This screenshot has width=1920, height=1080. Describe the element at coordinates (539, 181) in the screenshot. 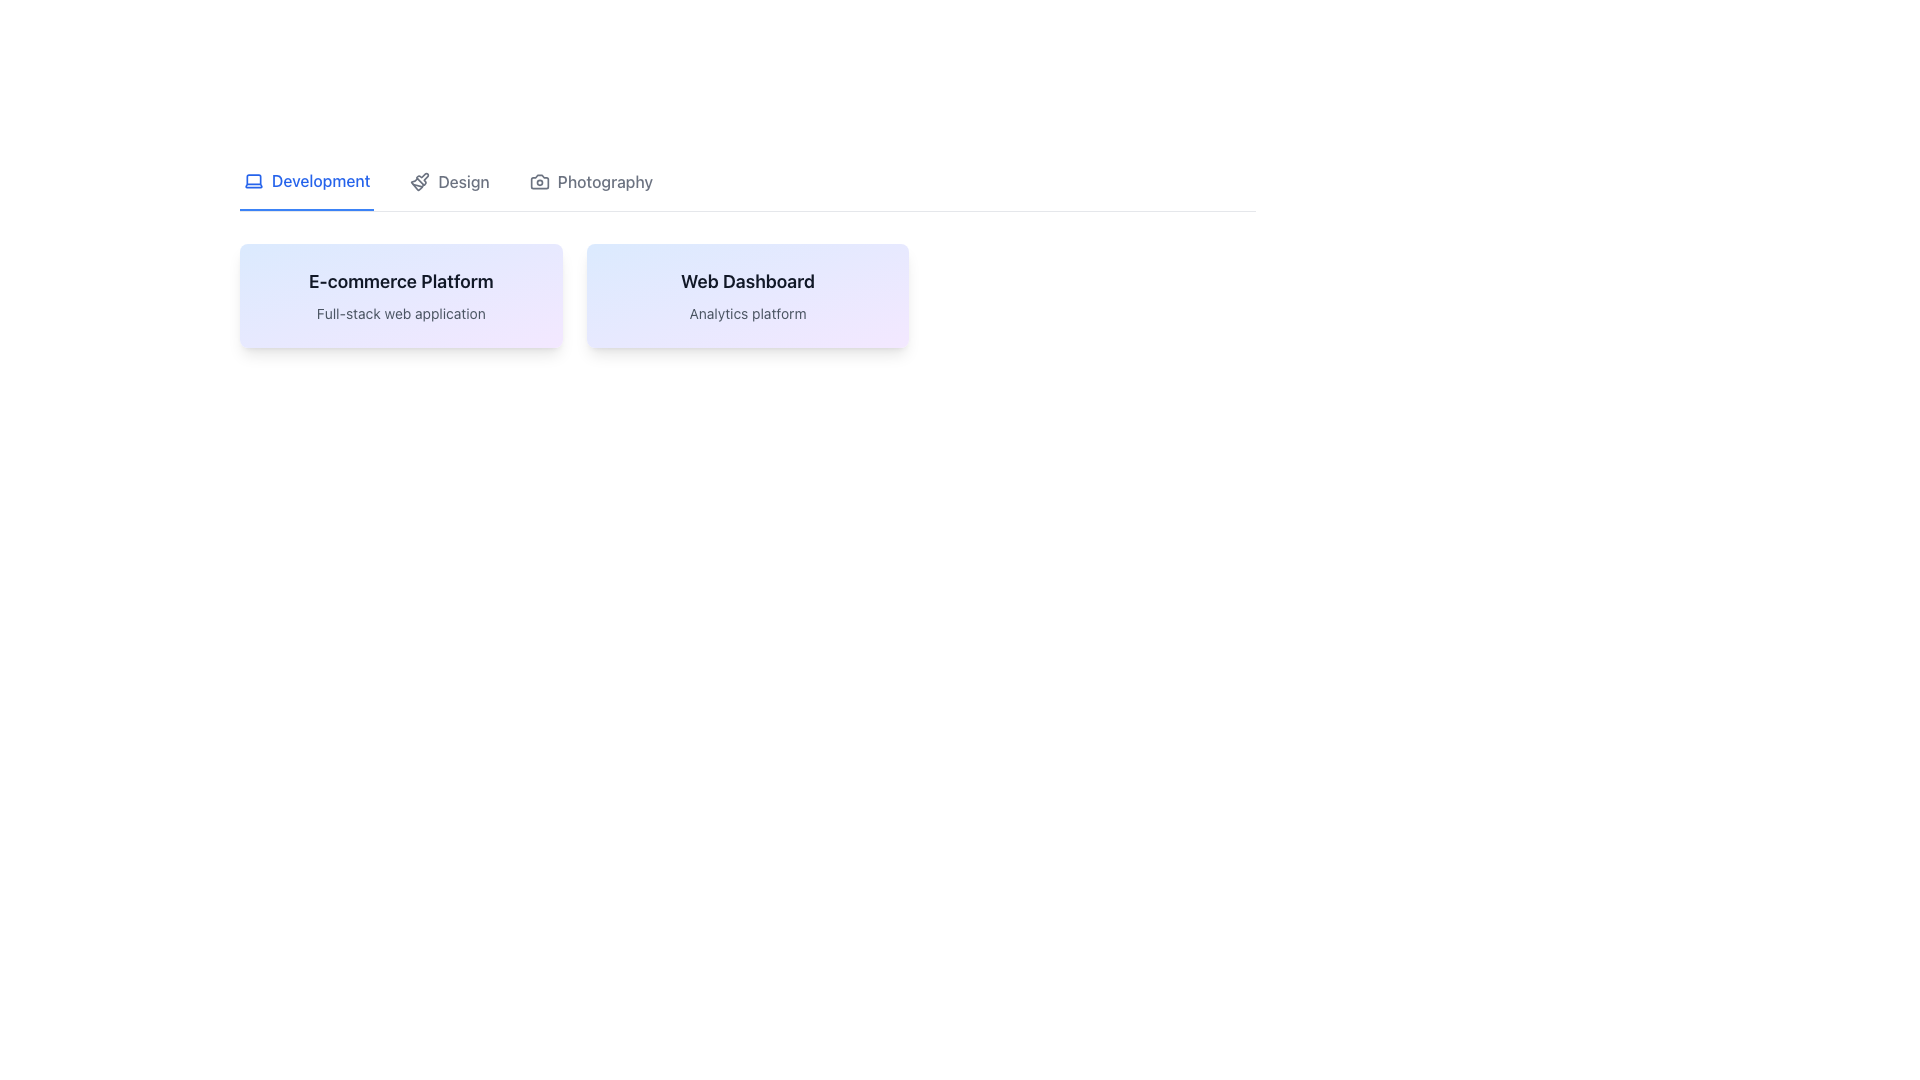

I see `the camera icon in the navigation bar labeled 'Photography', which has a modern line-art design with a gray outline and no fill` at that location.